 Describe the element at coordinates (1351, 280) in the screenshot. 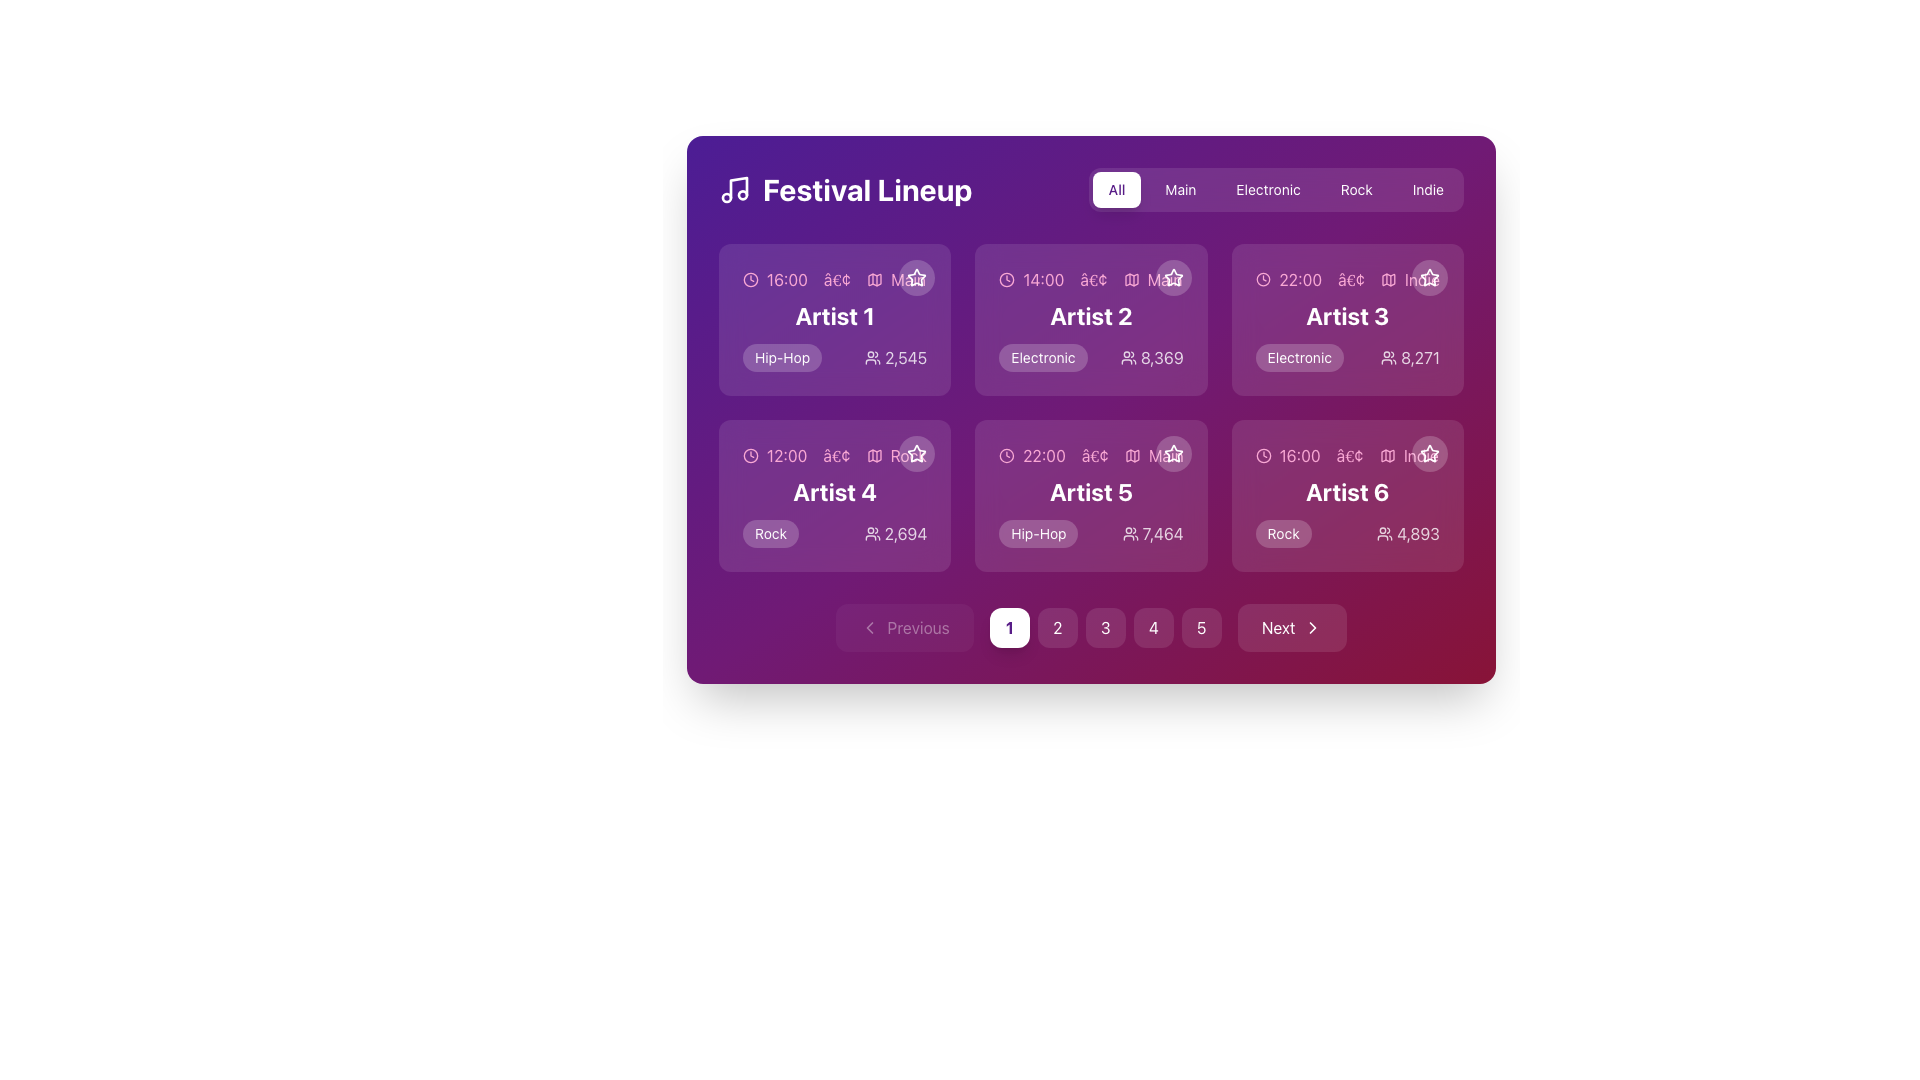

I see `the small dot-like text delimiter located between the time text '22:00' and the text label 'indie' in the second column of the second row of artist cards` at that location.